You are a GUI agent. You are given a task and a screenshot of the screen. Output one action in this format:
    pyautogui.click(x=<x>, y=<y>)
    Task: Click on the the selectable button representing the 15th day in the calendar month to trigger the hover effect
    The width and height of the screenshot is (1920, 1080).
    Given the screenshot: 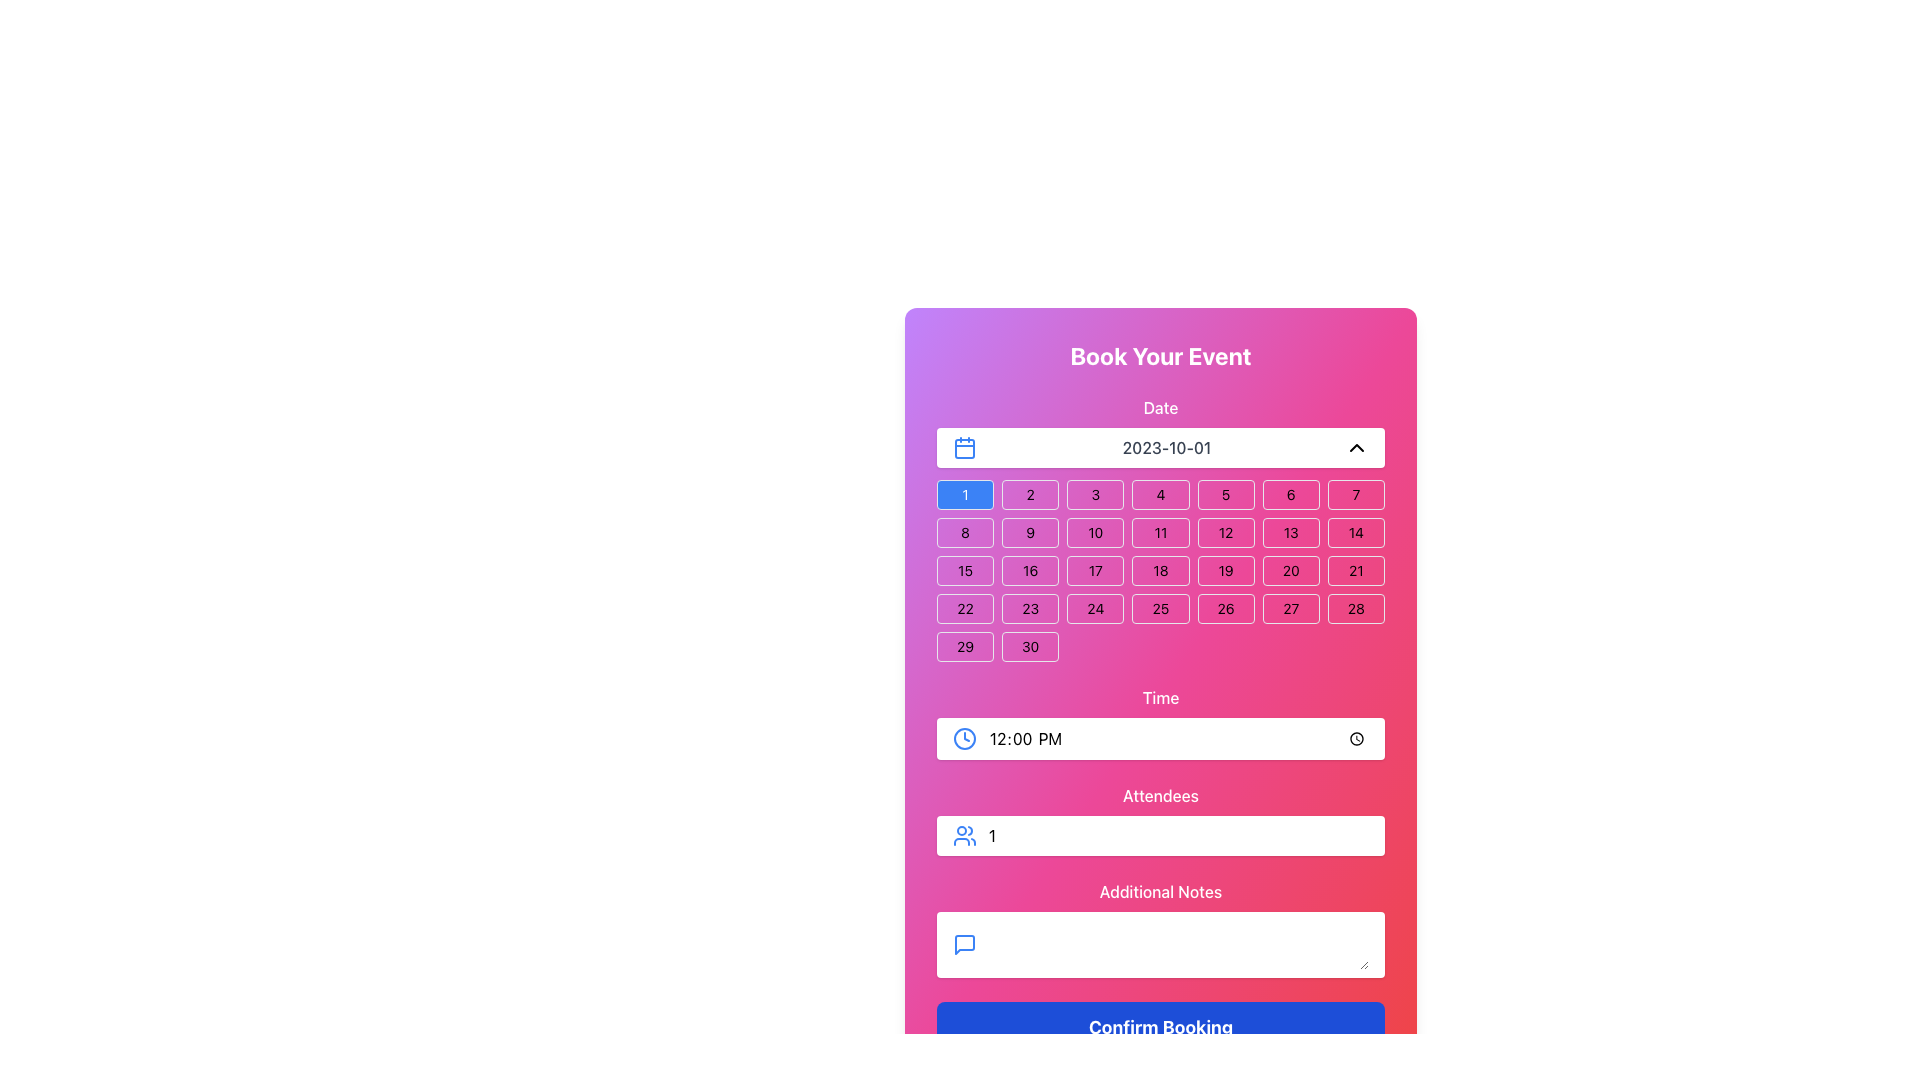 What is the action you would take?
    pyautogui.click(x=965, y=570)
    